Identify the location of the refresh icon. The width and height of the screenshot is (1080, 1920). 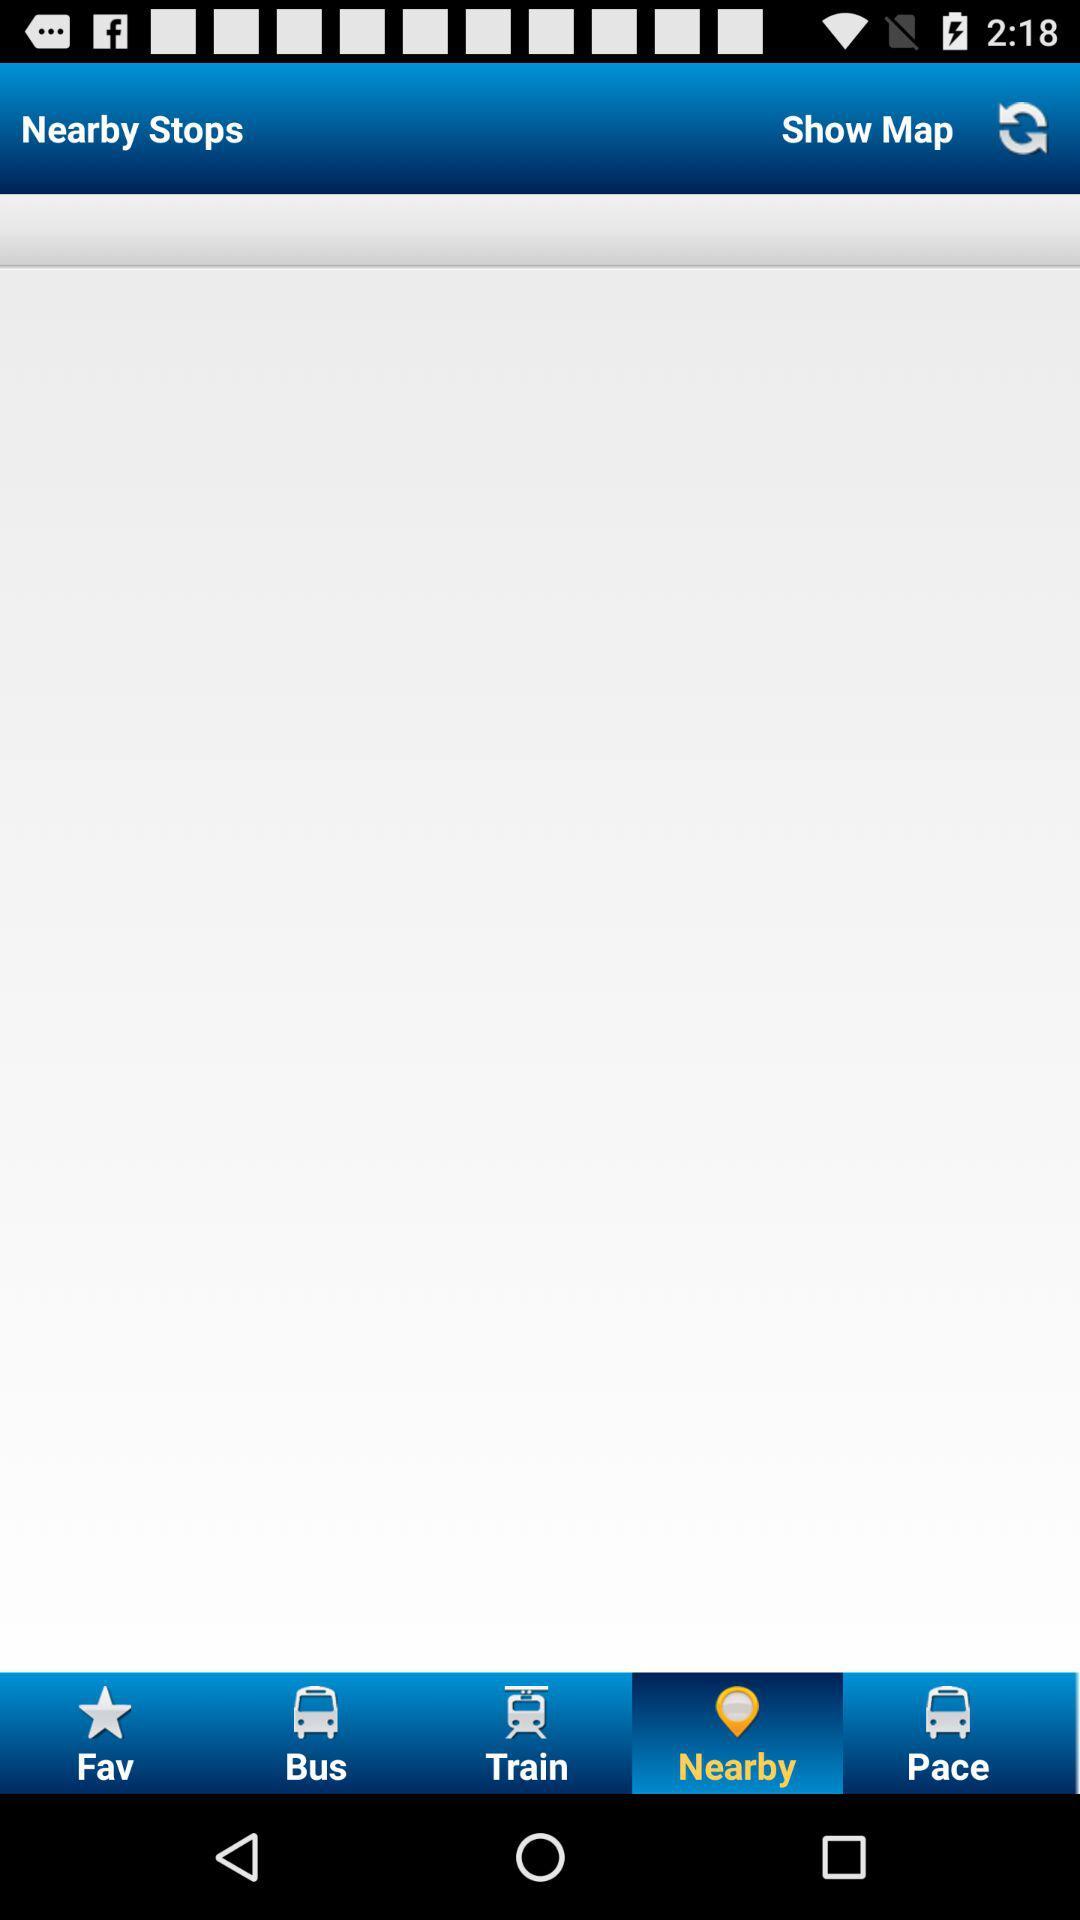
(1022, 136).